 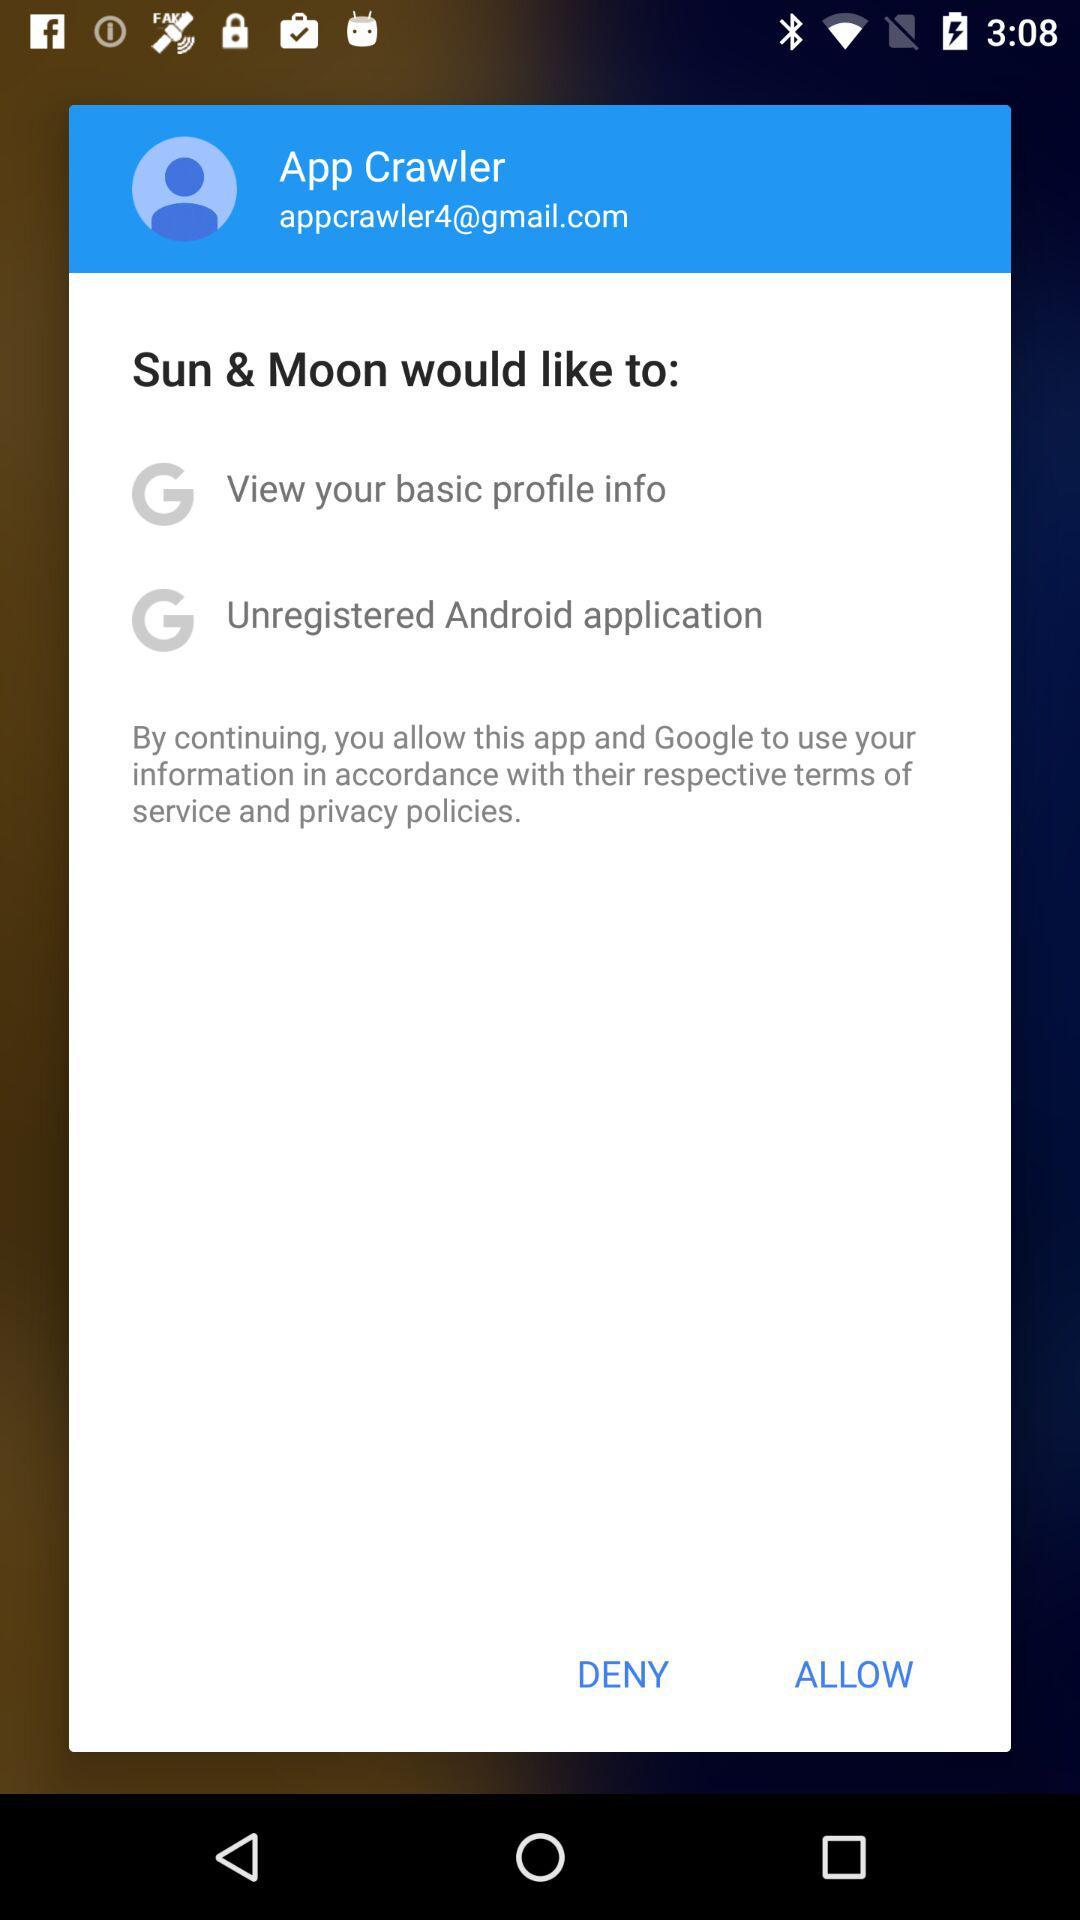 I want to click on the item above the by continuing you item, so click(x=494, y=612).